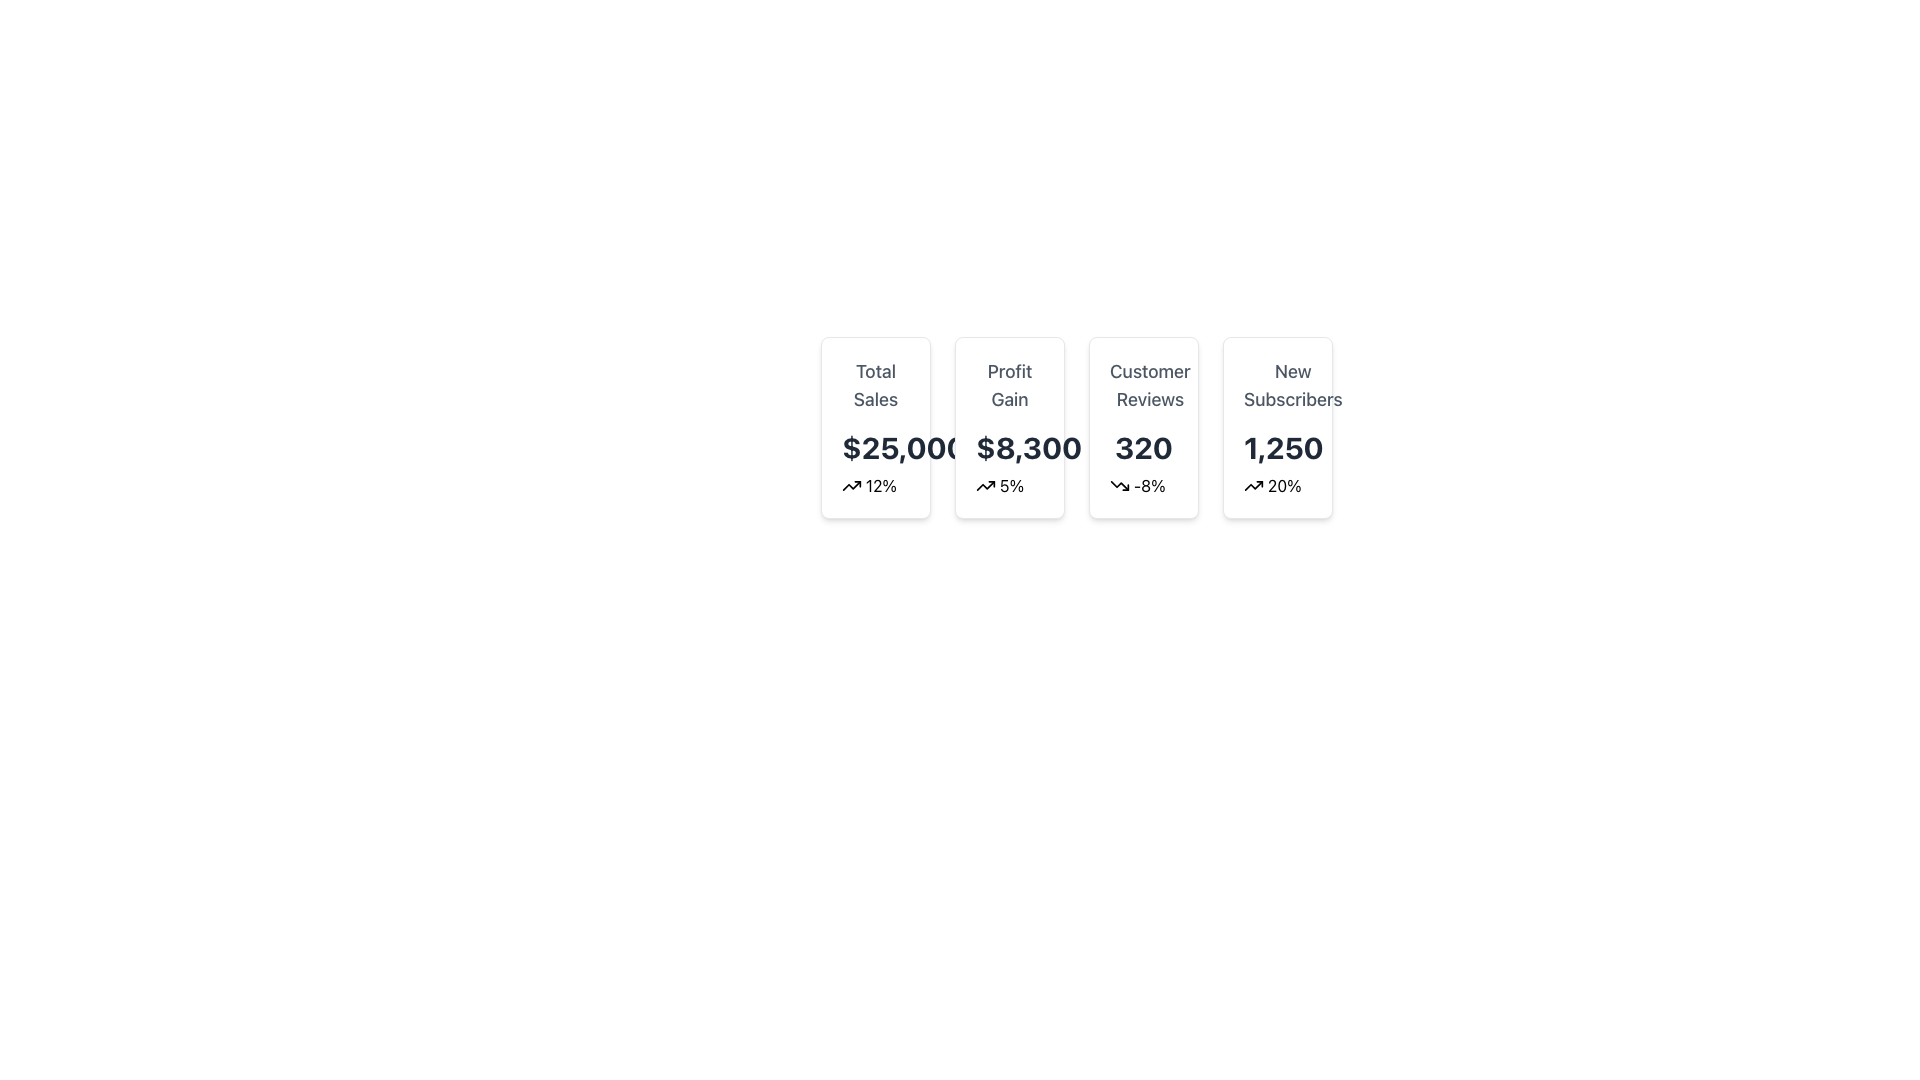 This screenshot has height=1080, width=1920. What do you see at coordinates (1284, 486) in the screenshot?
I see `the static text label displaying '20%' in green, located in the bottom section of the 'New Subscribers' card, to the right of the upward-trending arrow icon` at bounding box center [1284, 486].